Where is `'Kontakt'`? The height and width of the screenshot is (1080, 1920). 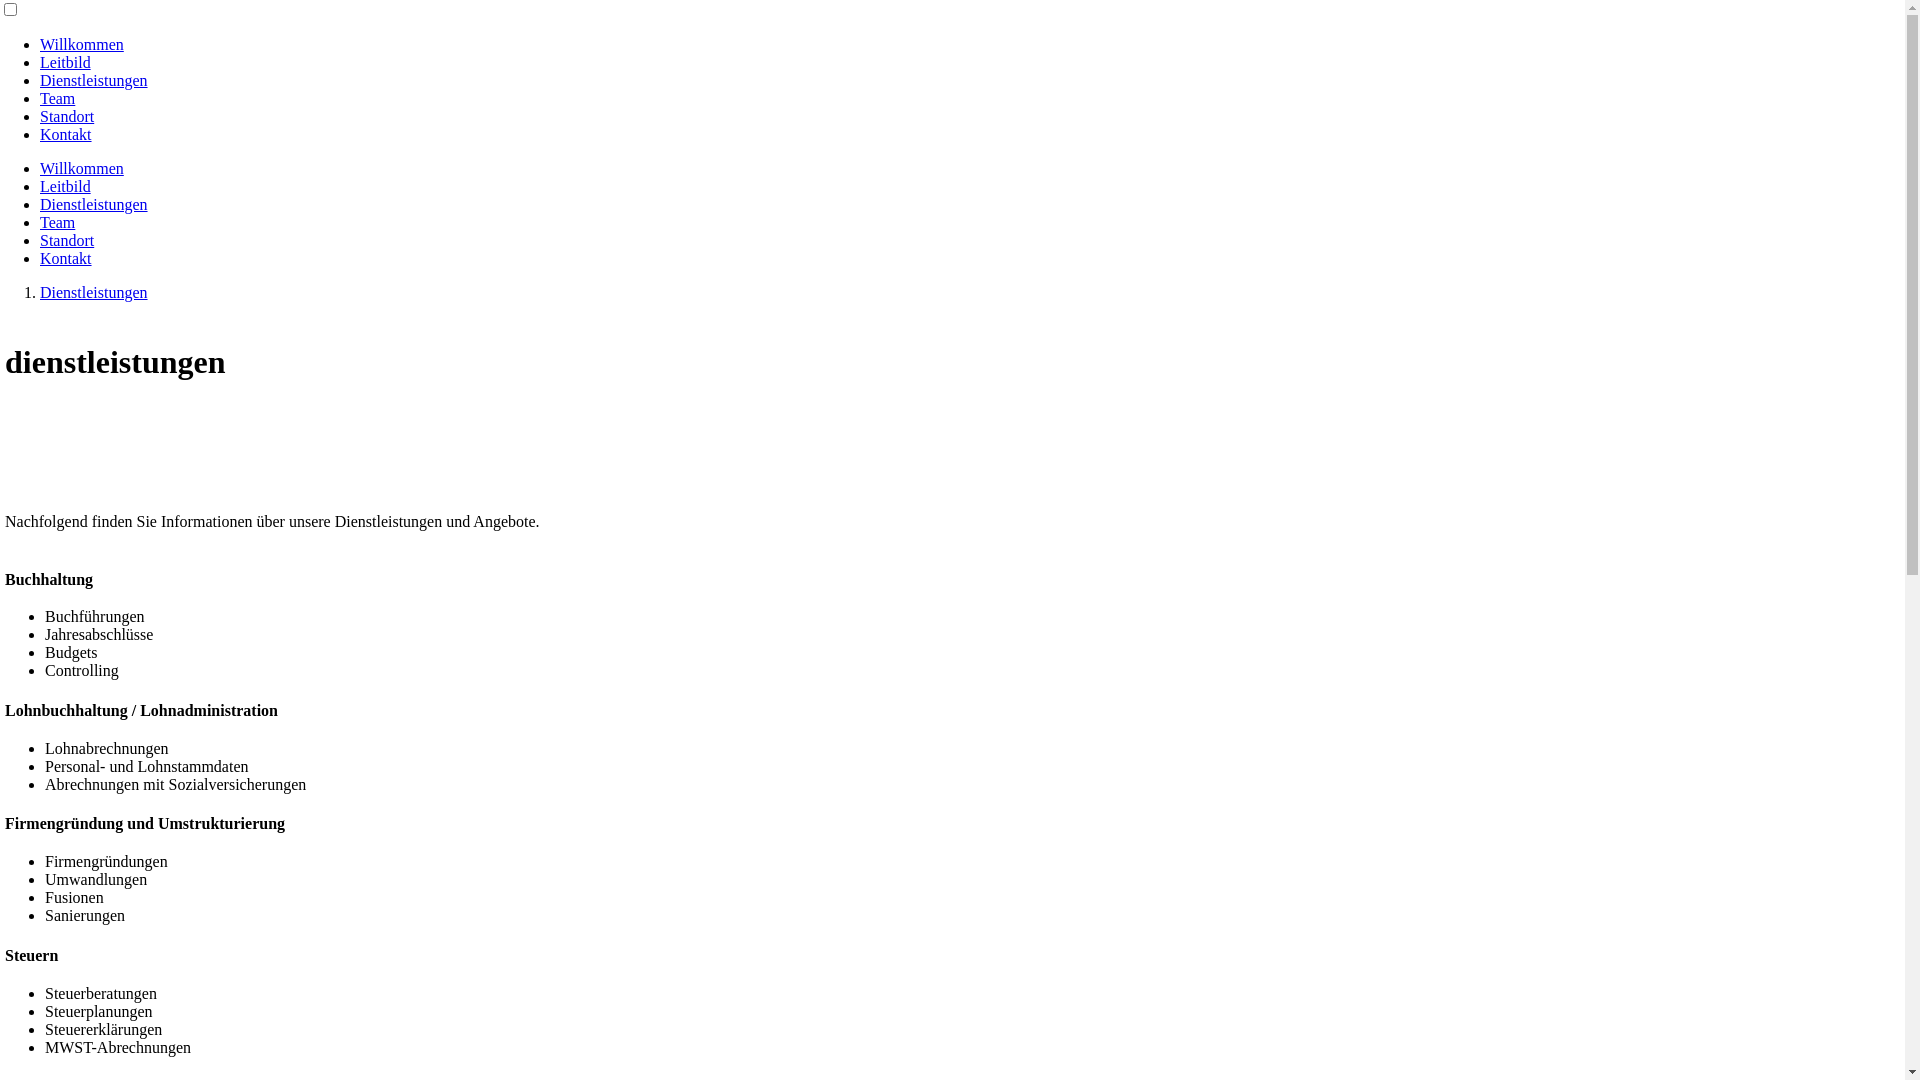 'Kontakt' is located at coordinates (66, 134).